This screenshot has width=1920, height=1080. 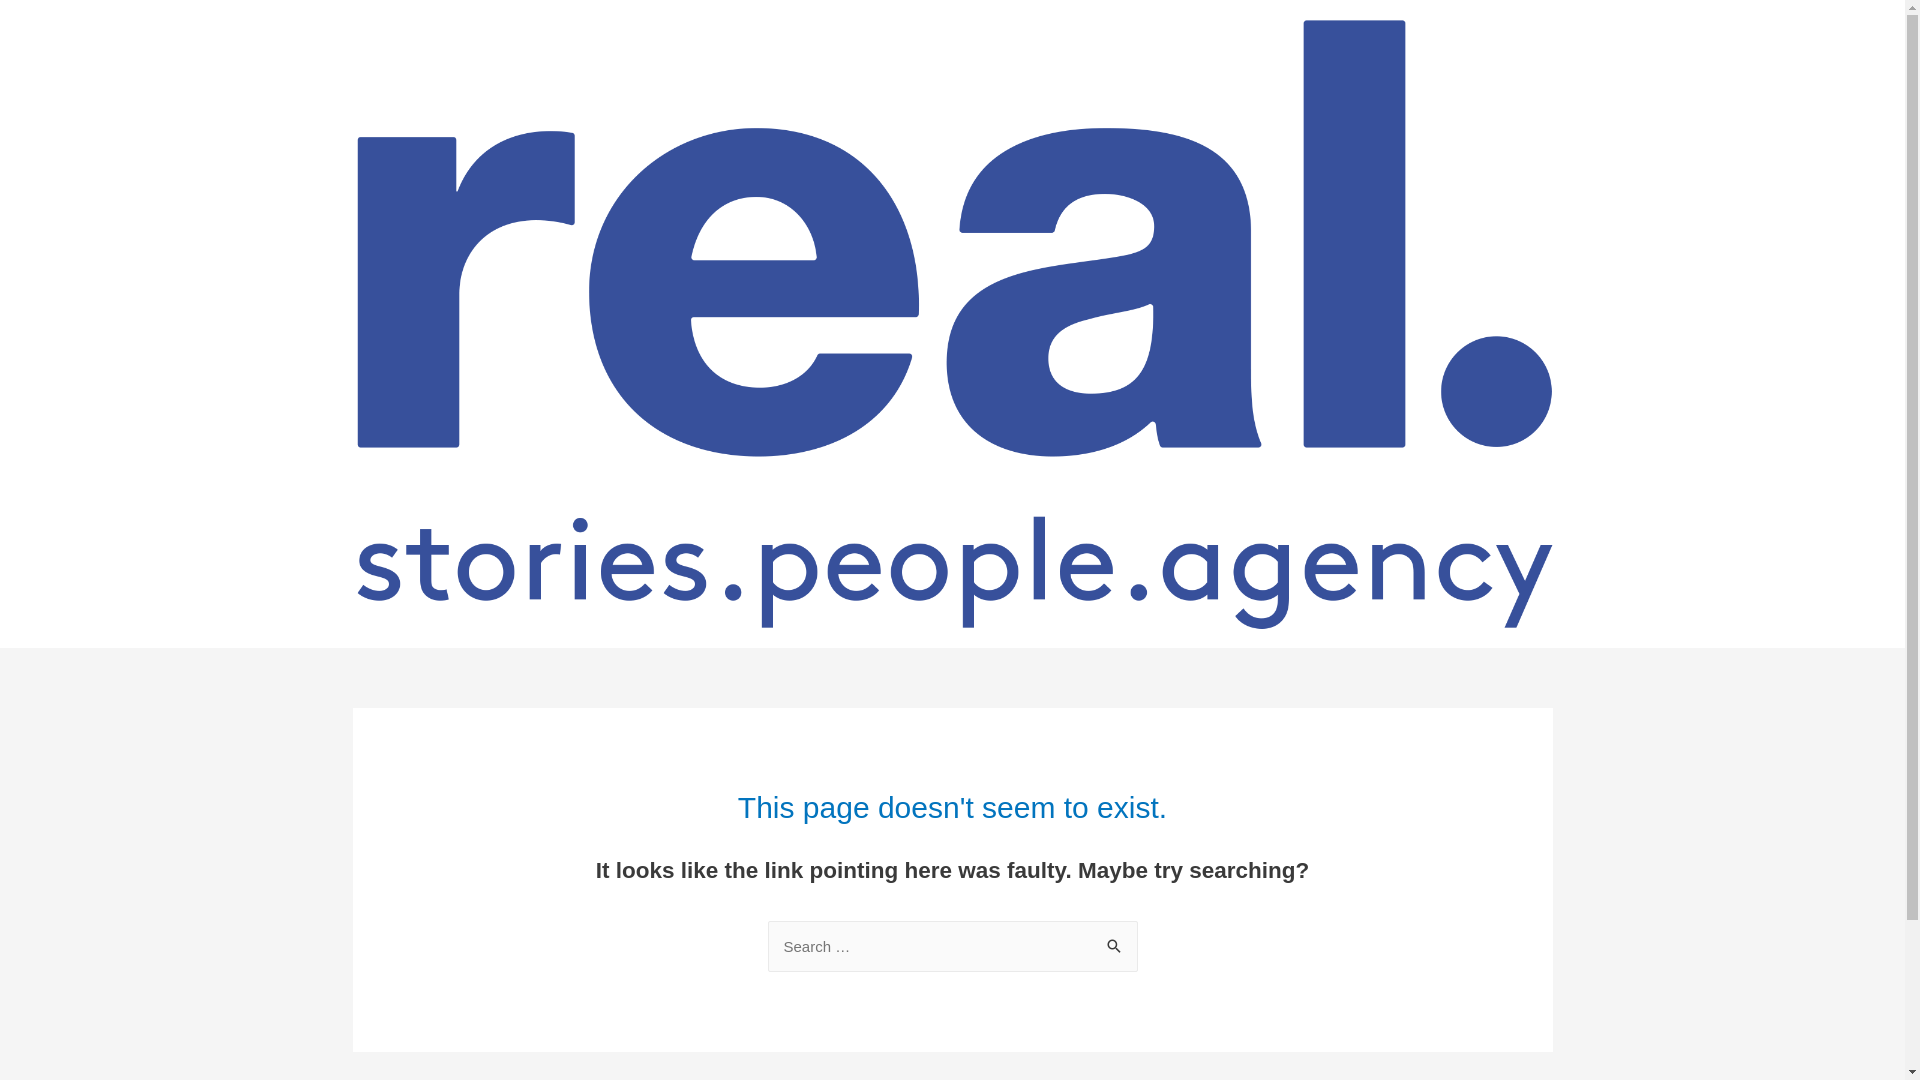 I want to click on 'Search', so click(x=1113, y=947).